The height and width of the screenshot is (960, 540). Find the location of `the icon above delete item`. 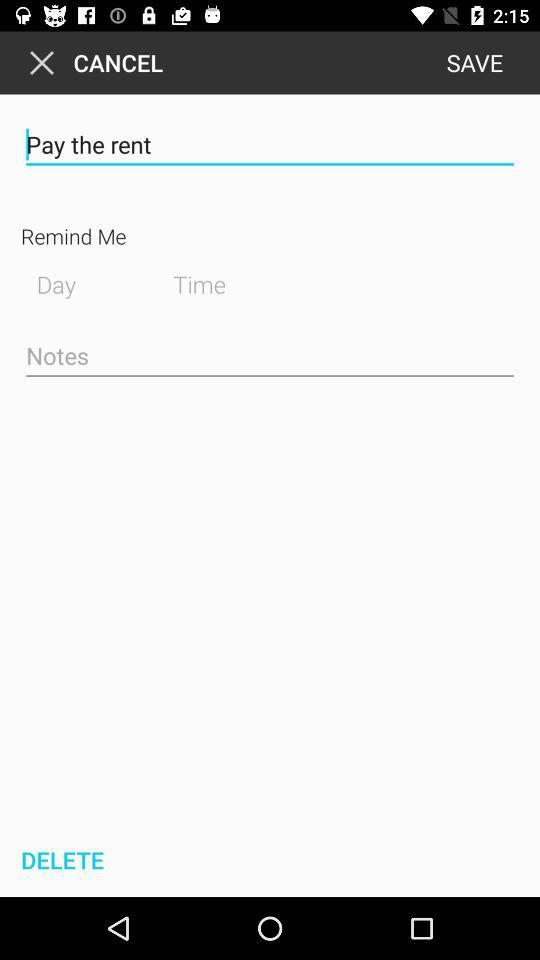

the icon above delete item is located at coordinates (270, 357).